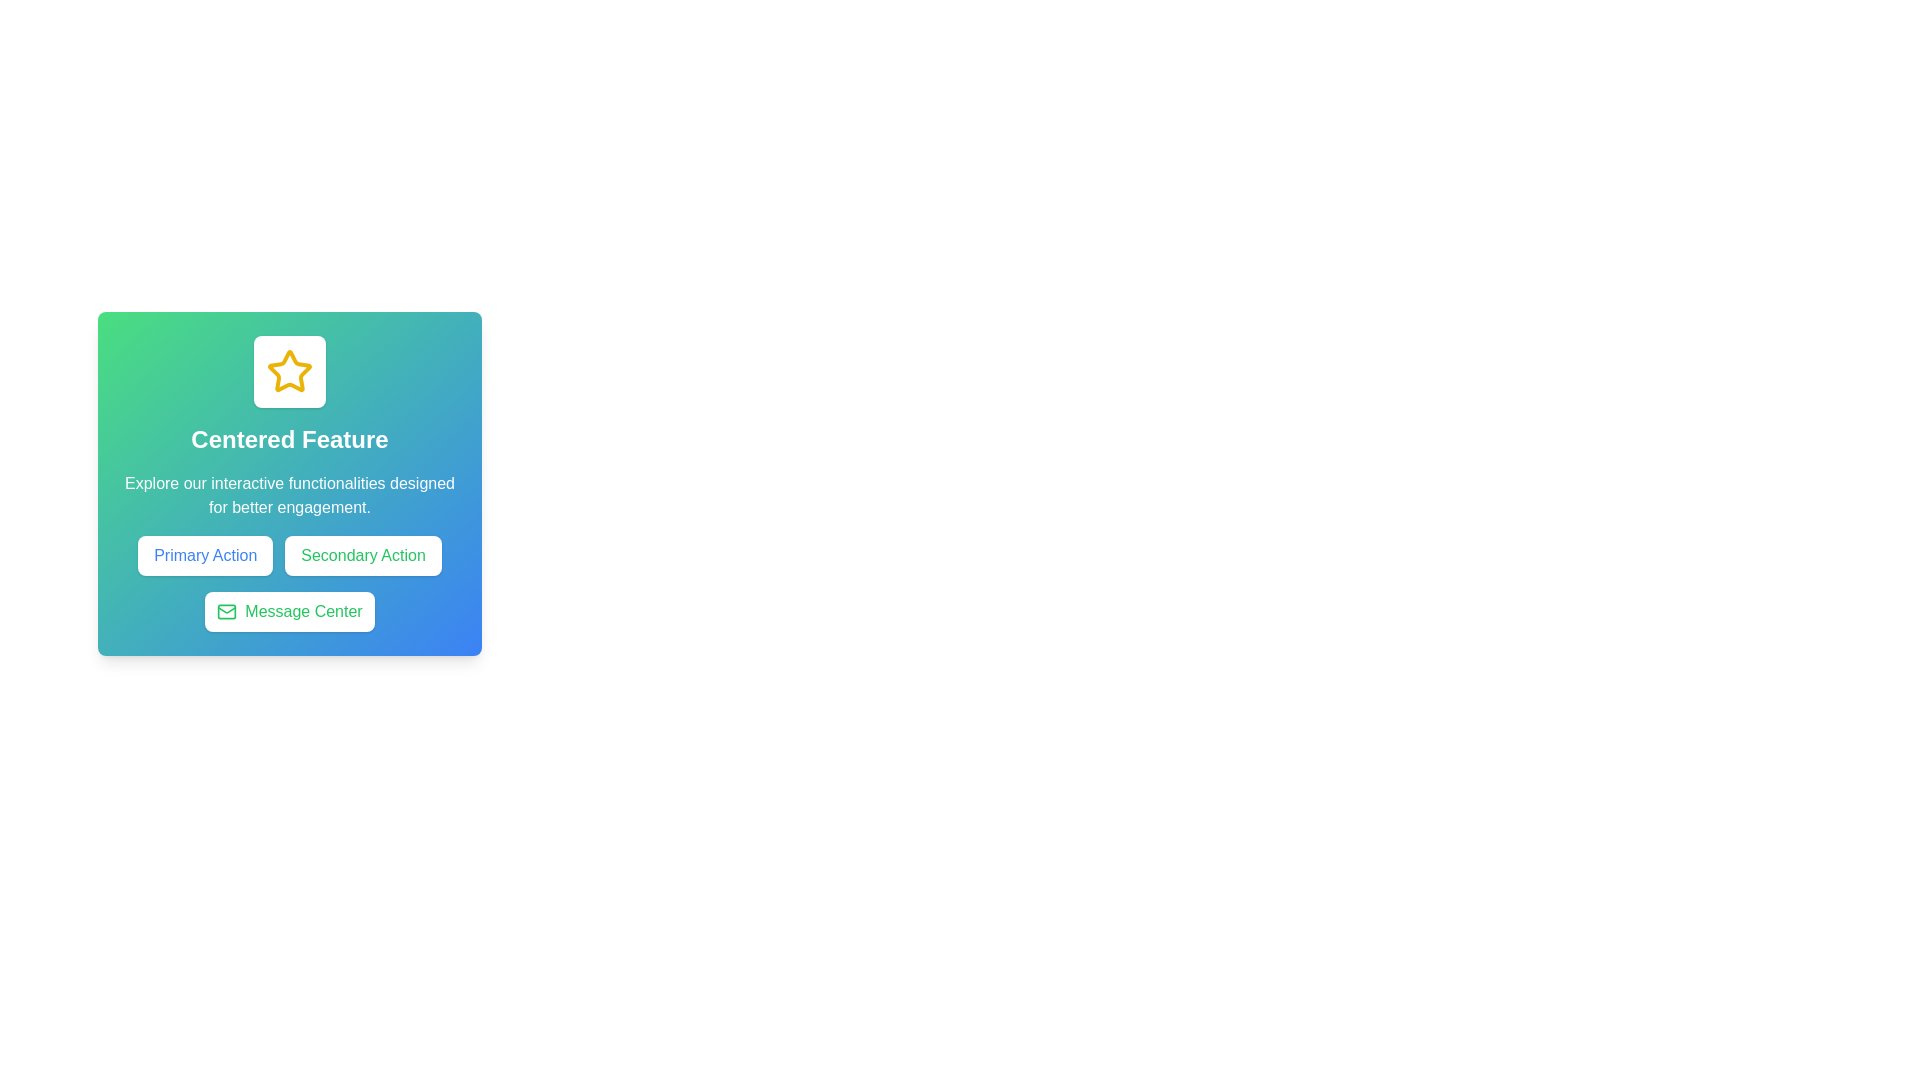  I want to click on the text label displaying 'Centered Feature' with white bold font on a gradient background from green to blue, located in the center beneath a star icon, so click(288, 438).